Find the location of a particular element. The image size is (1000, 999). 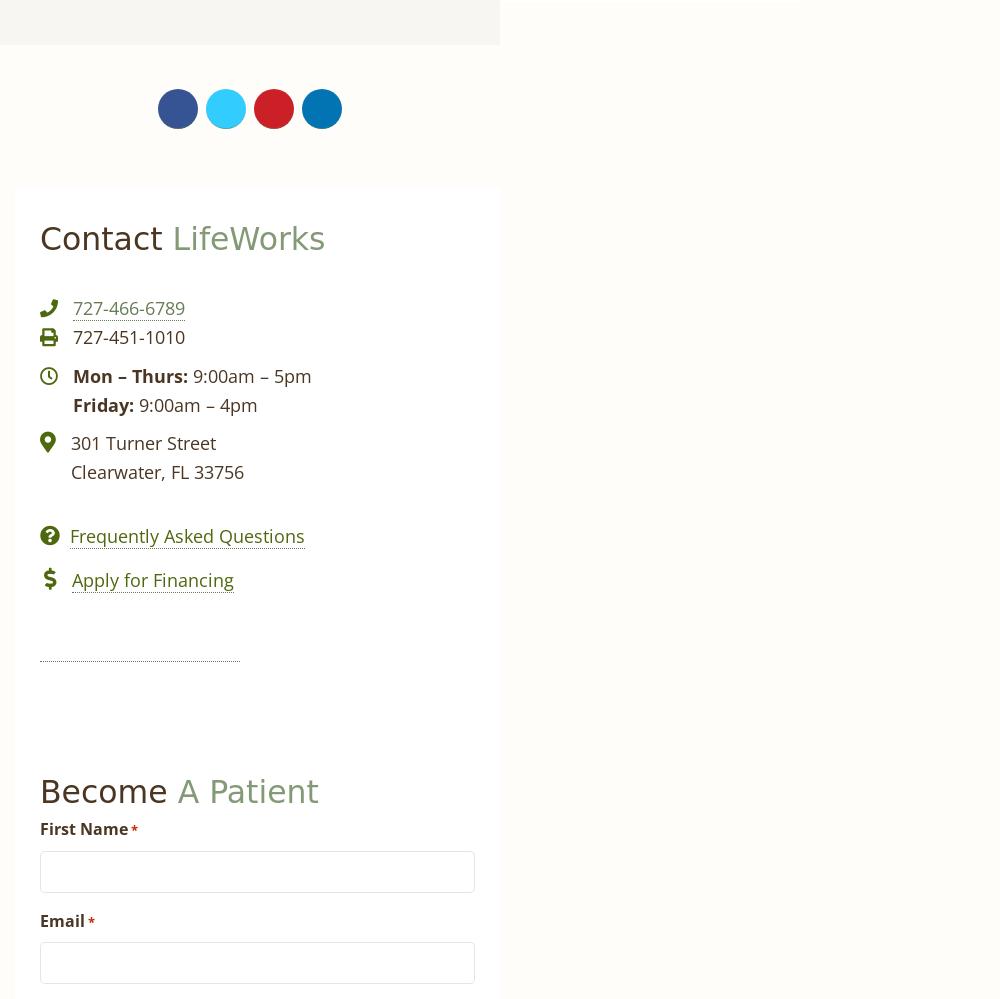

'Clearwater, FL 33756' is located at coordinates (70, 472).